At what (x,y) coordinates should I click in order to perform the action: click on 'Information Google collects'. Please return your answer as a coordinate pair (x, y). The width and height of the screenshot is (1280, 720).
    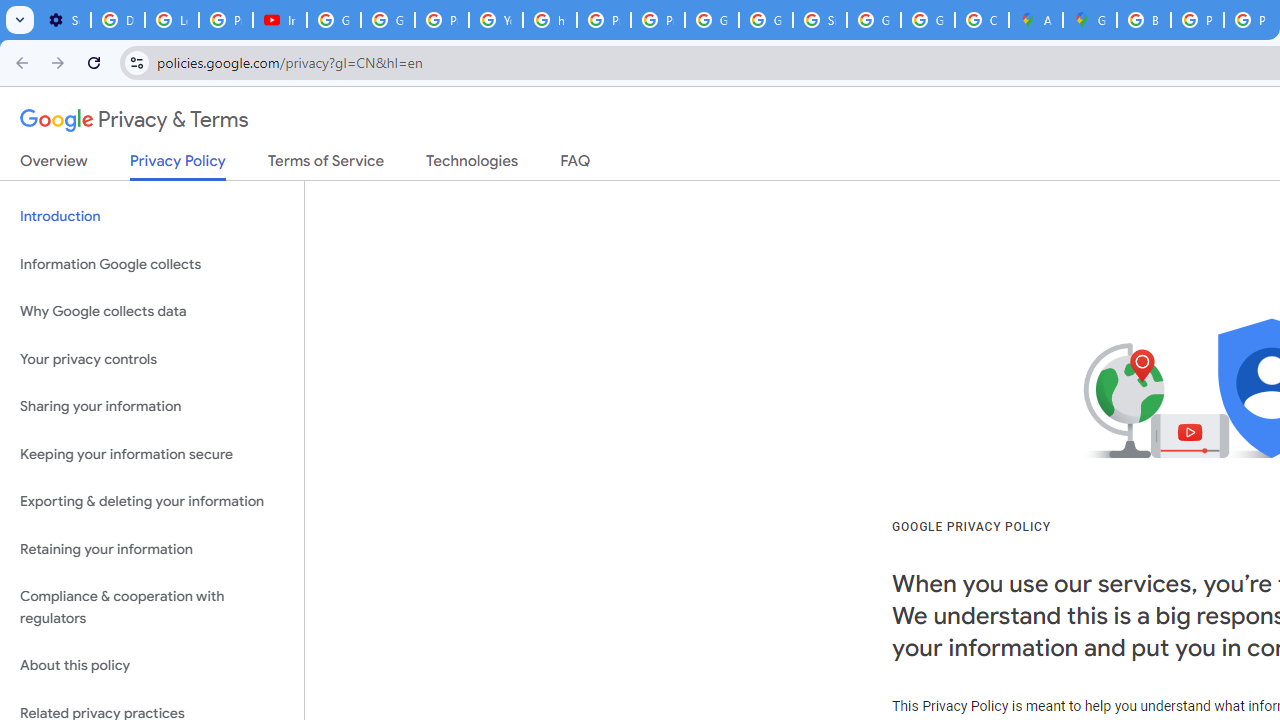
    Looking at the image, I should click on (151, 263).